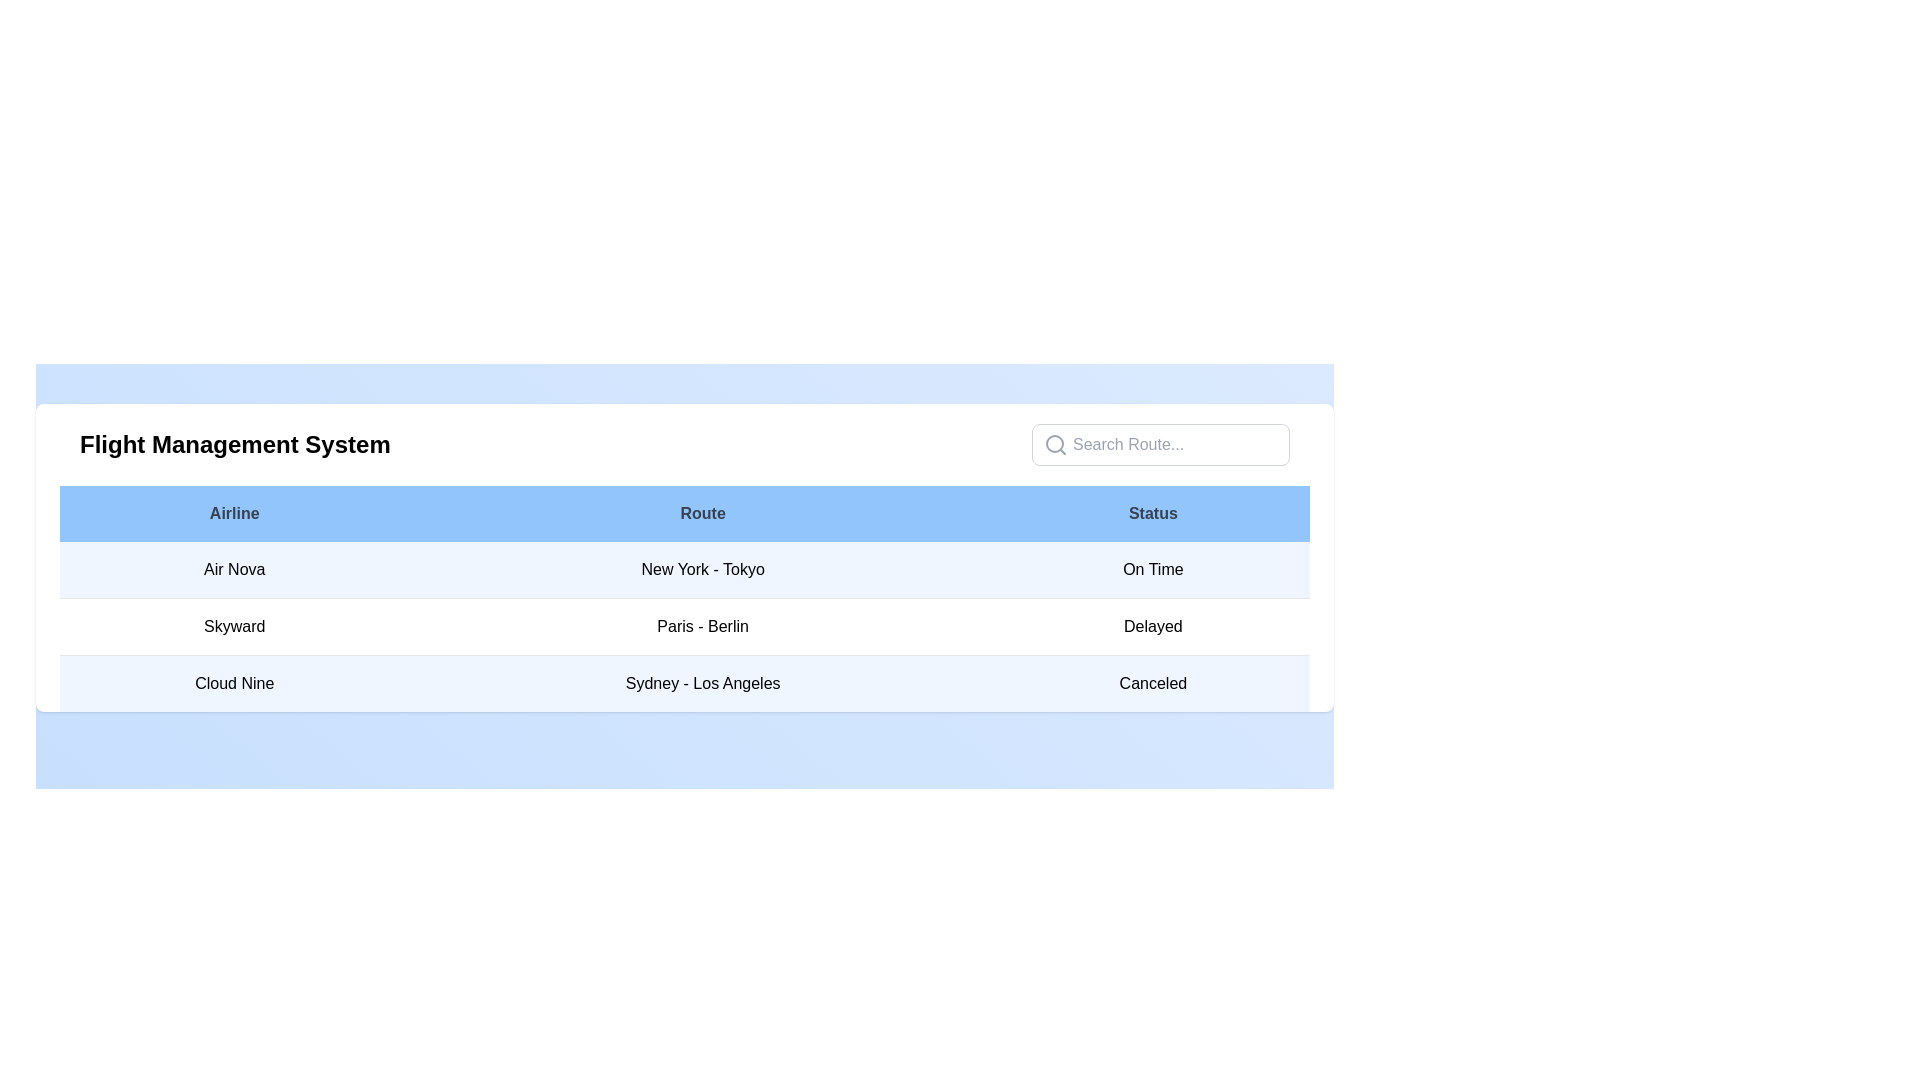 Image resolution: width=1920 pixels, height=1080 pixels. Describe the element at coordinates (234, 570) in the screenshot. I see `the 'Air Nova' text label, which is the leftmost entry` at that location.